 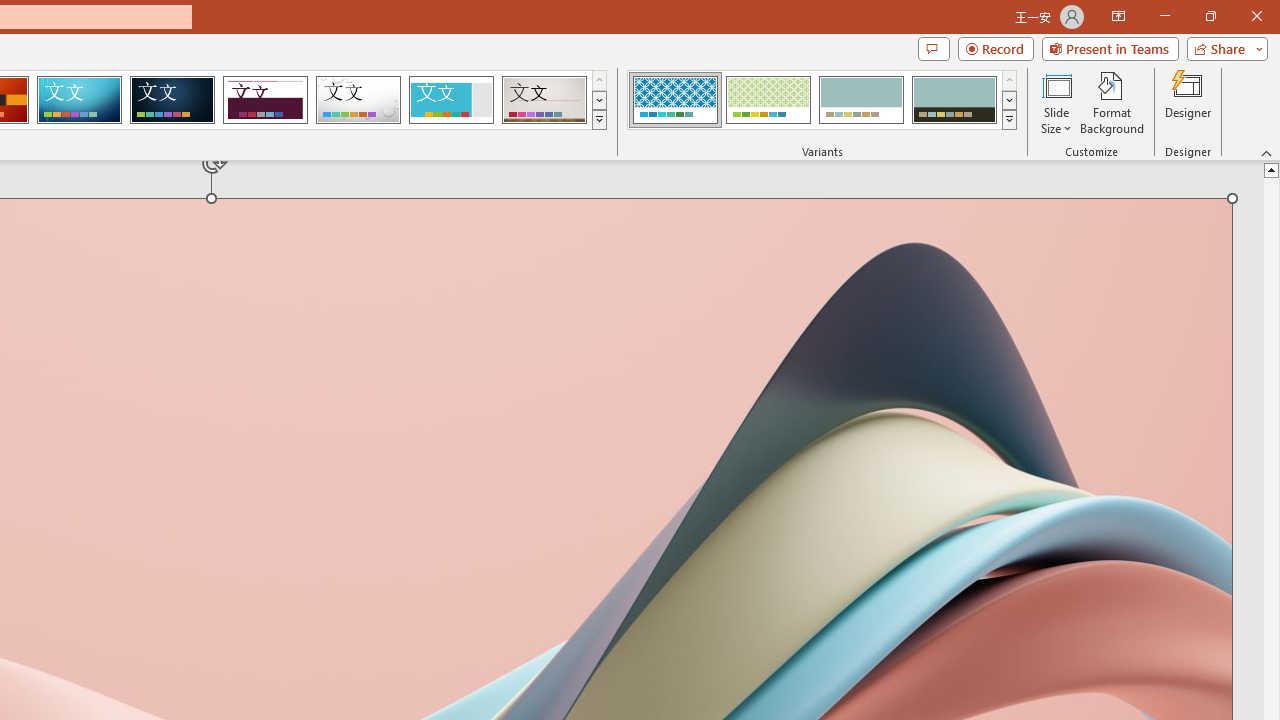 What do you see at coordinates (1009, 120) in the screenshot?
I see `'Variants'` at bounding box center [1009, 120].